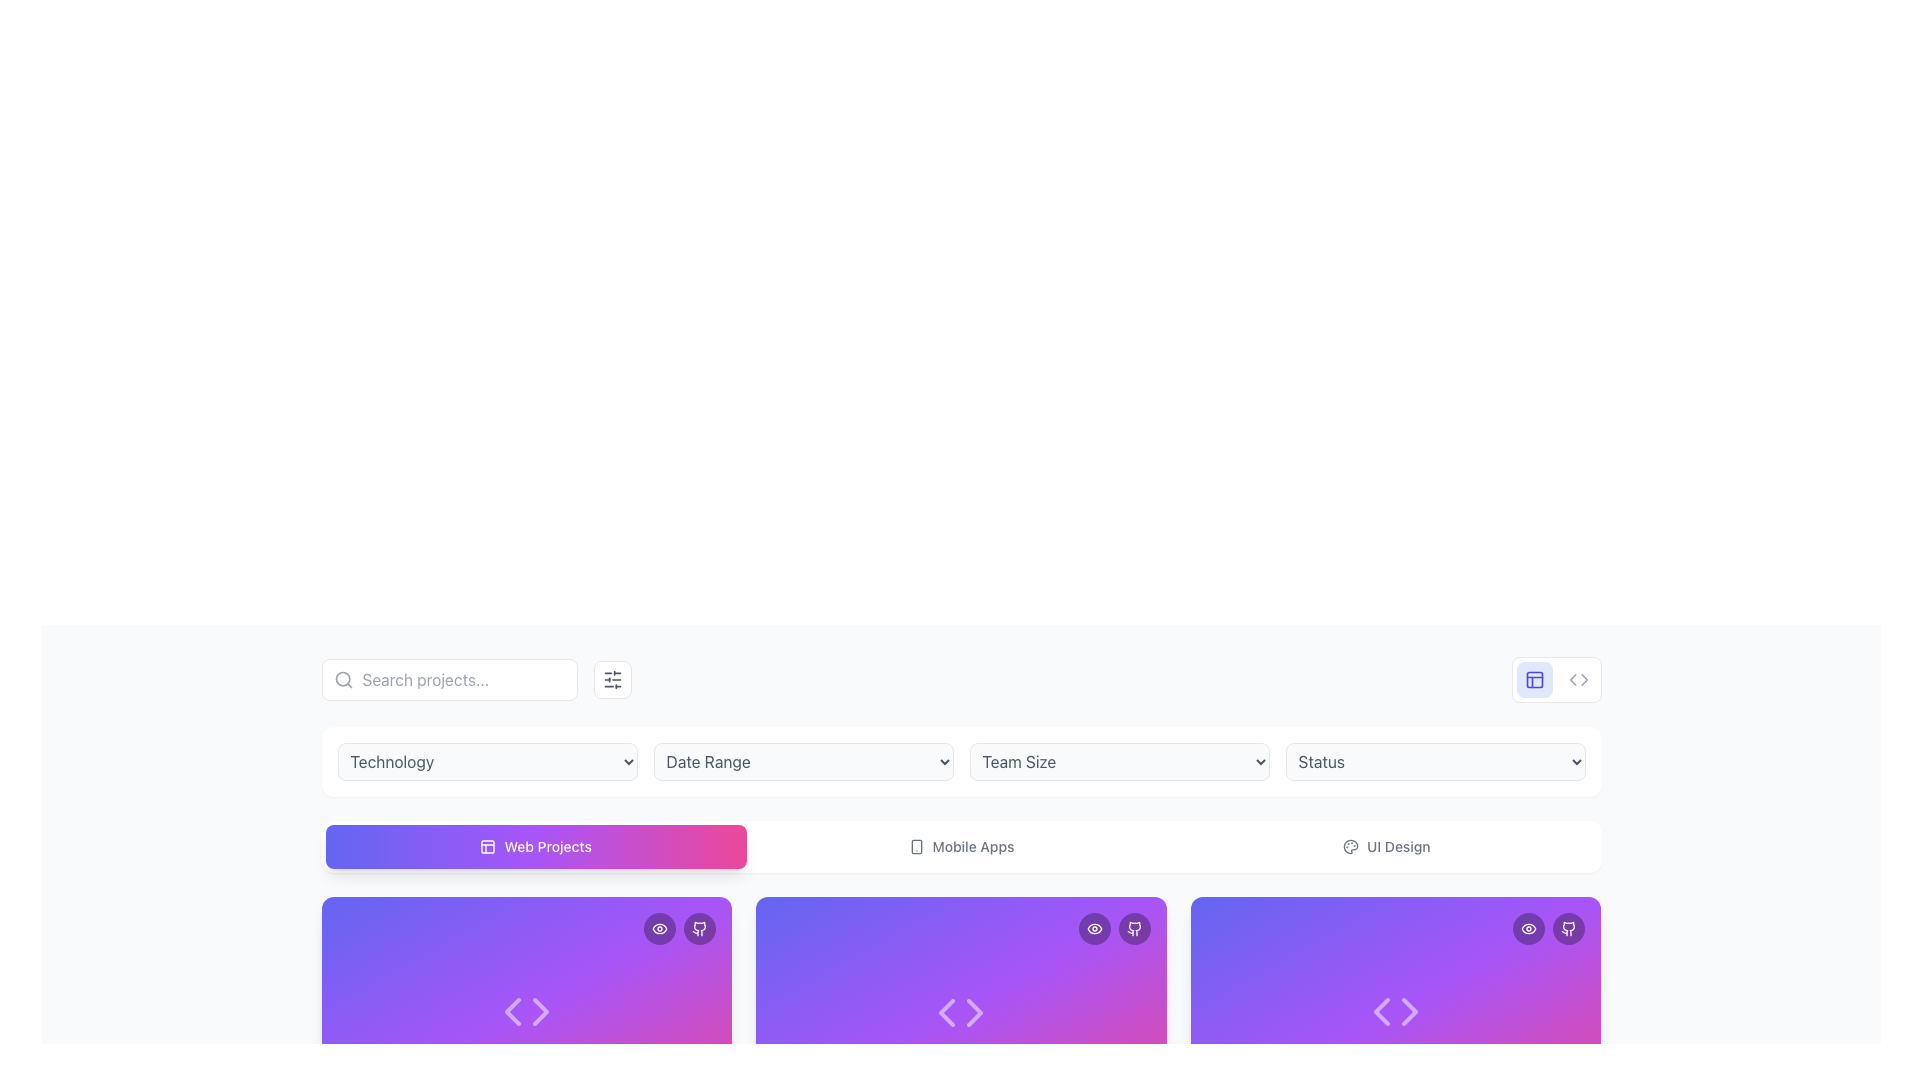 The image size is (1920, 1080). I want to click on the search input field located in the top section of the interface, so click(448, 678).